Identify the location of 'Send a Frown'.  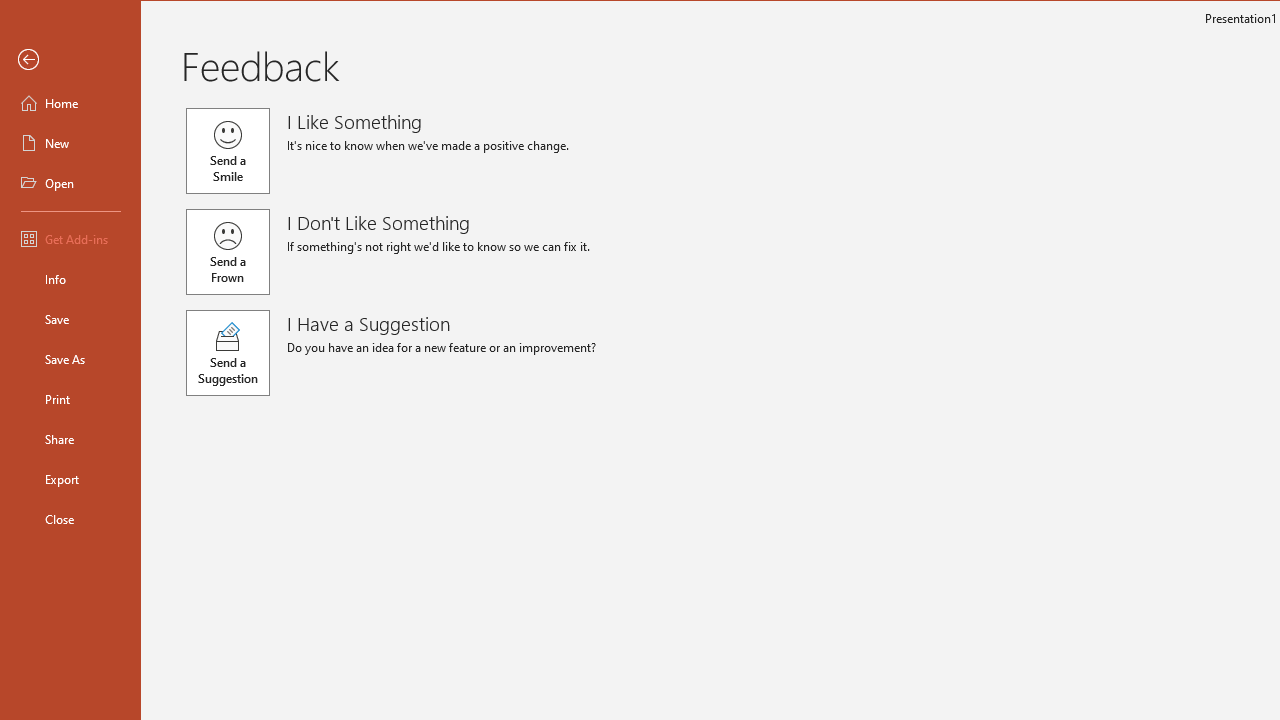
(227, 250).